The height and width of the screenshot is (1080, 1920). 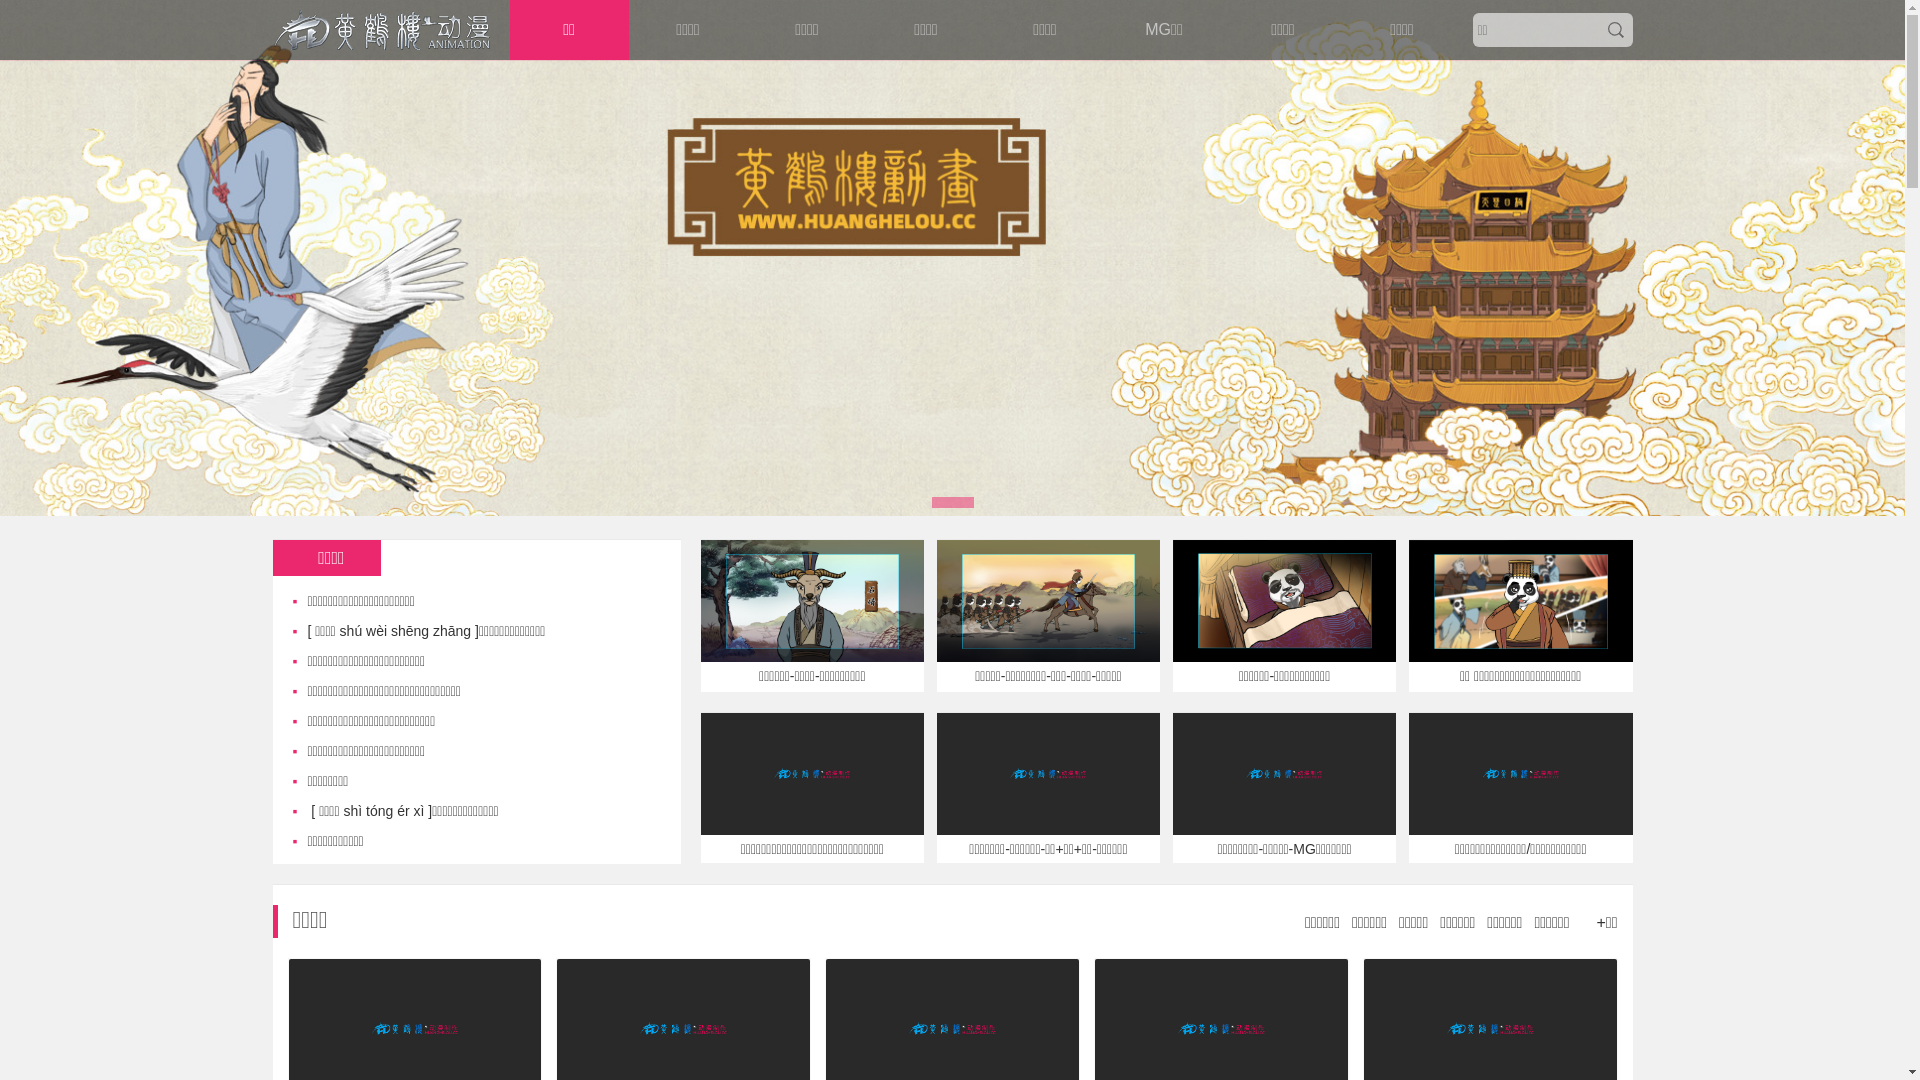 What do you see at coordinates (1614, 30) in the screenshot?
I see `'so'` at bounding box center [1614, 30].